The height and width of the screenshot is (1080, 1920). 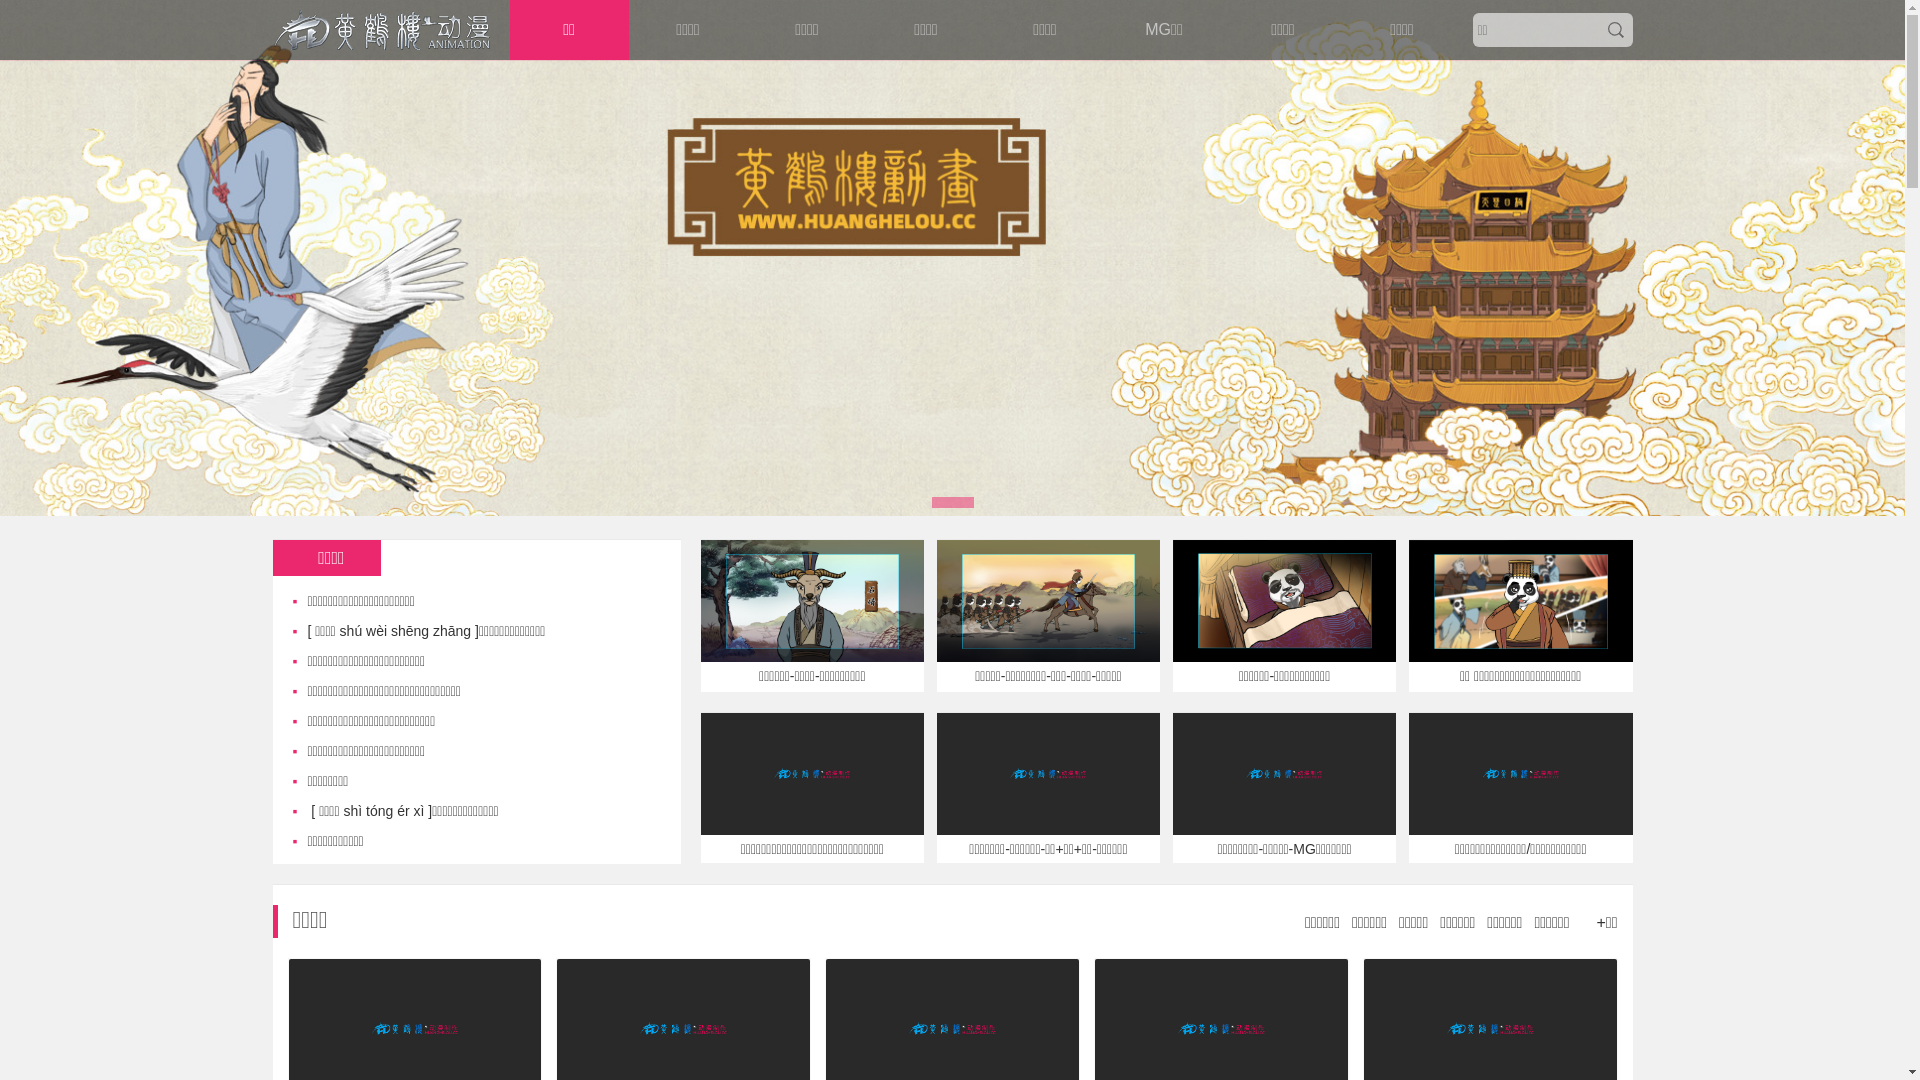 What do you see at coordinates (1614, 30) in the screenshot?
I see `'so'` at bounding box center [1614, 30].